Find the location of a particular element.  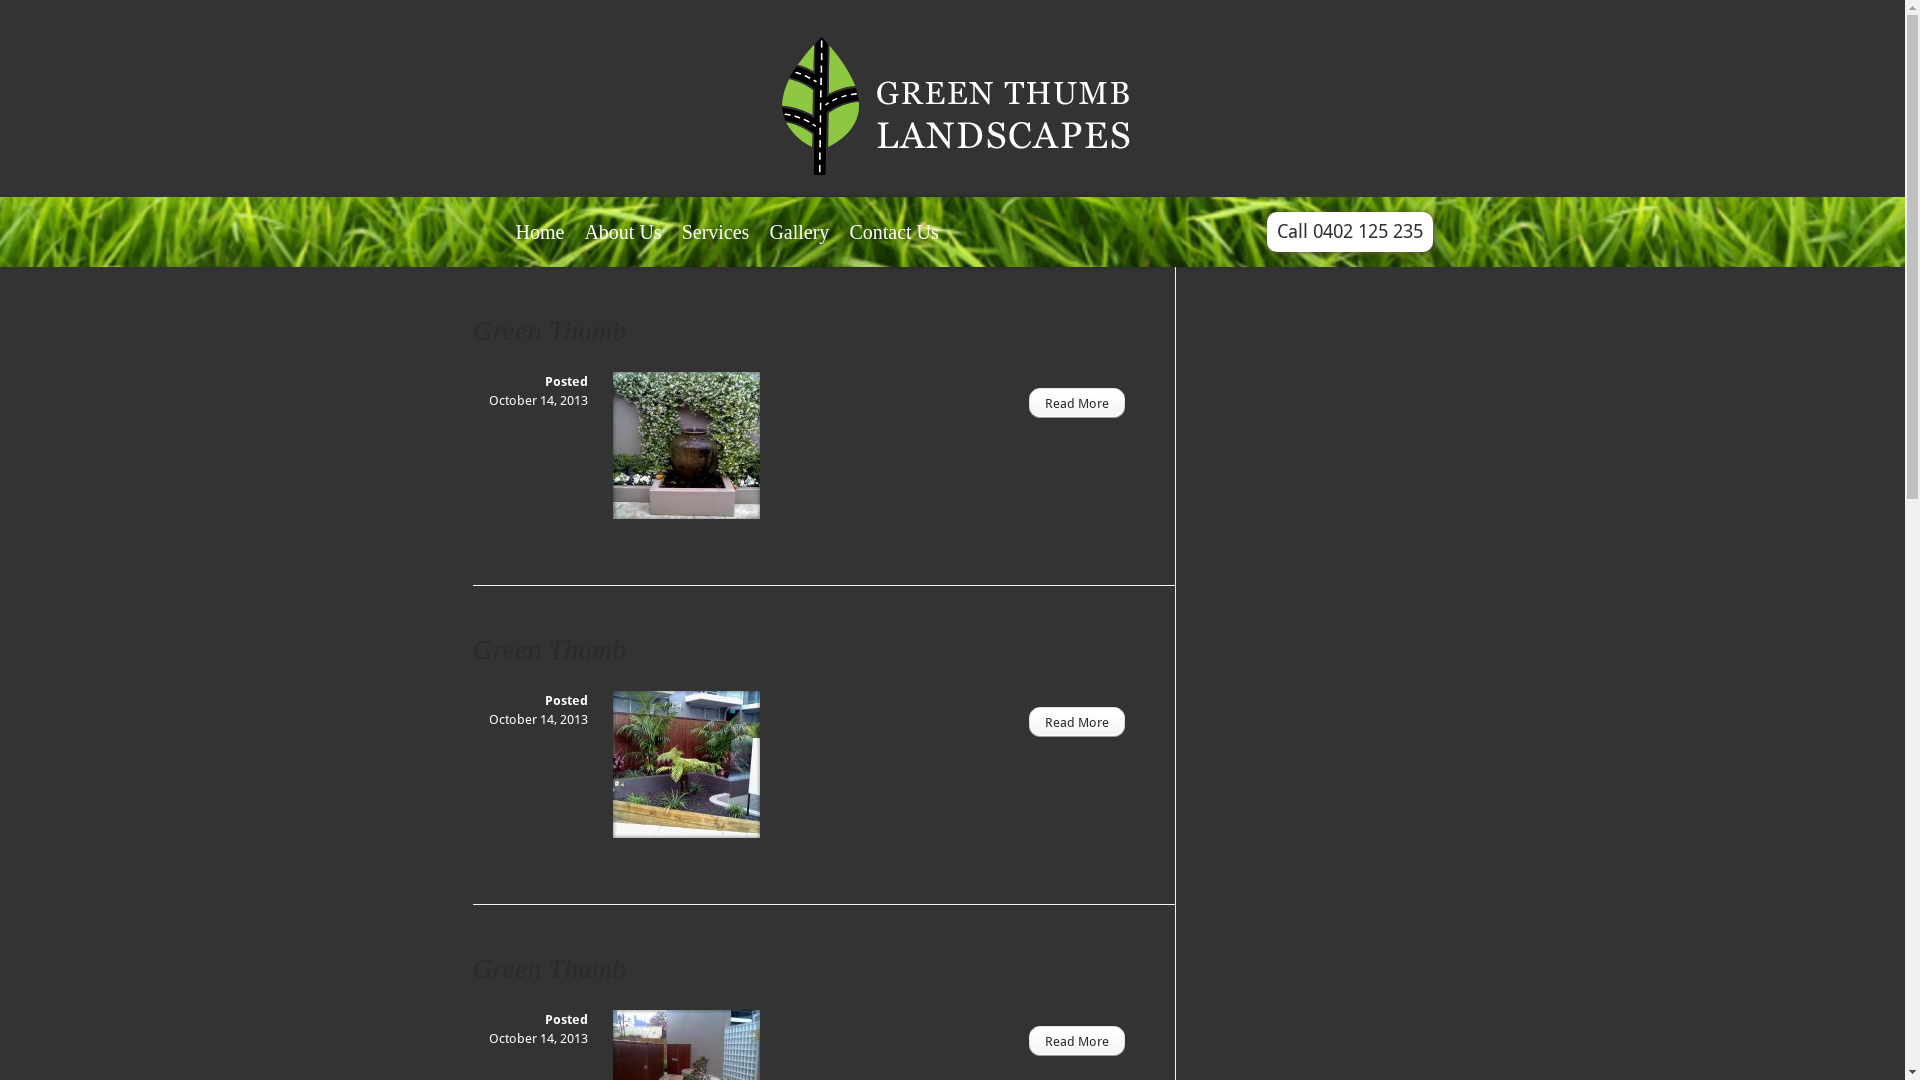

'Green Thumb' is located at coordinates (548, 967).